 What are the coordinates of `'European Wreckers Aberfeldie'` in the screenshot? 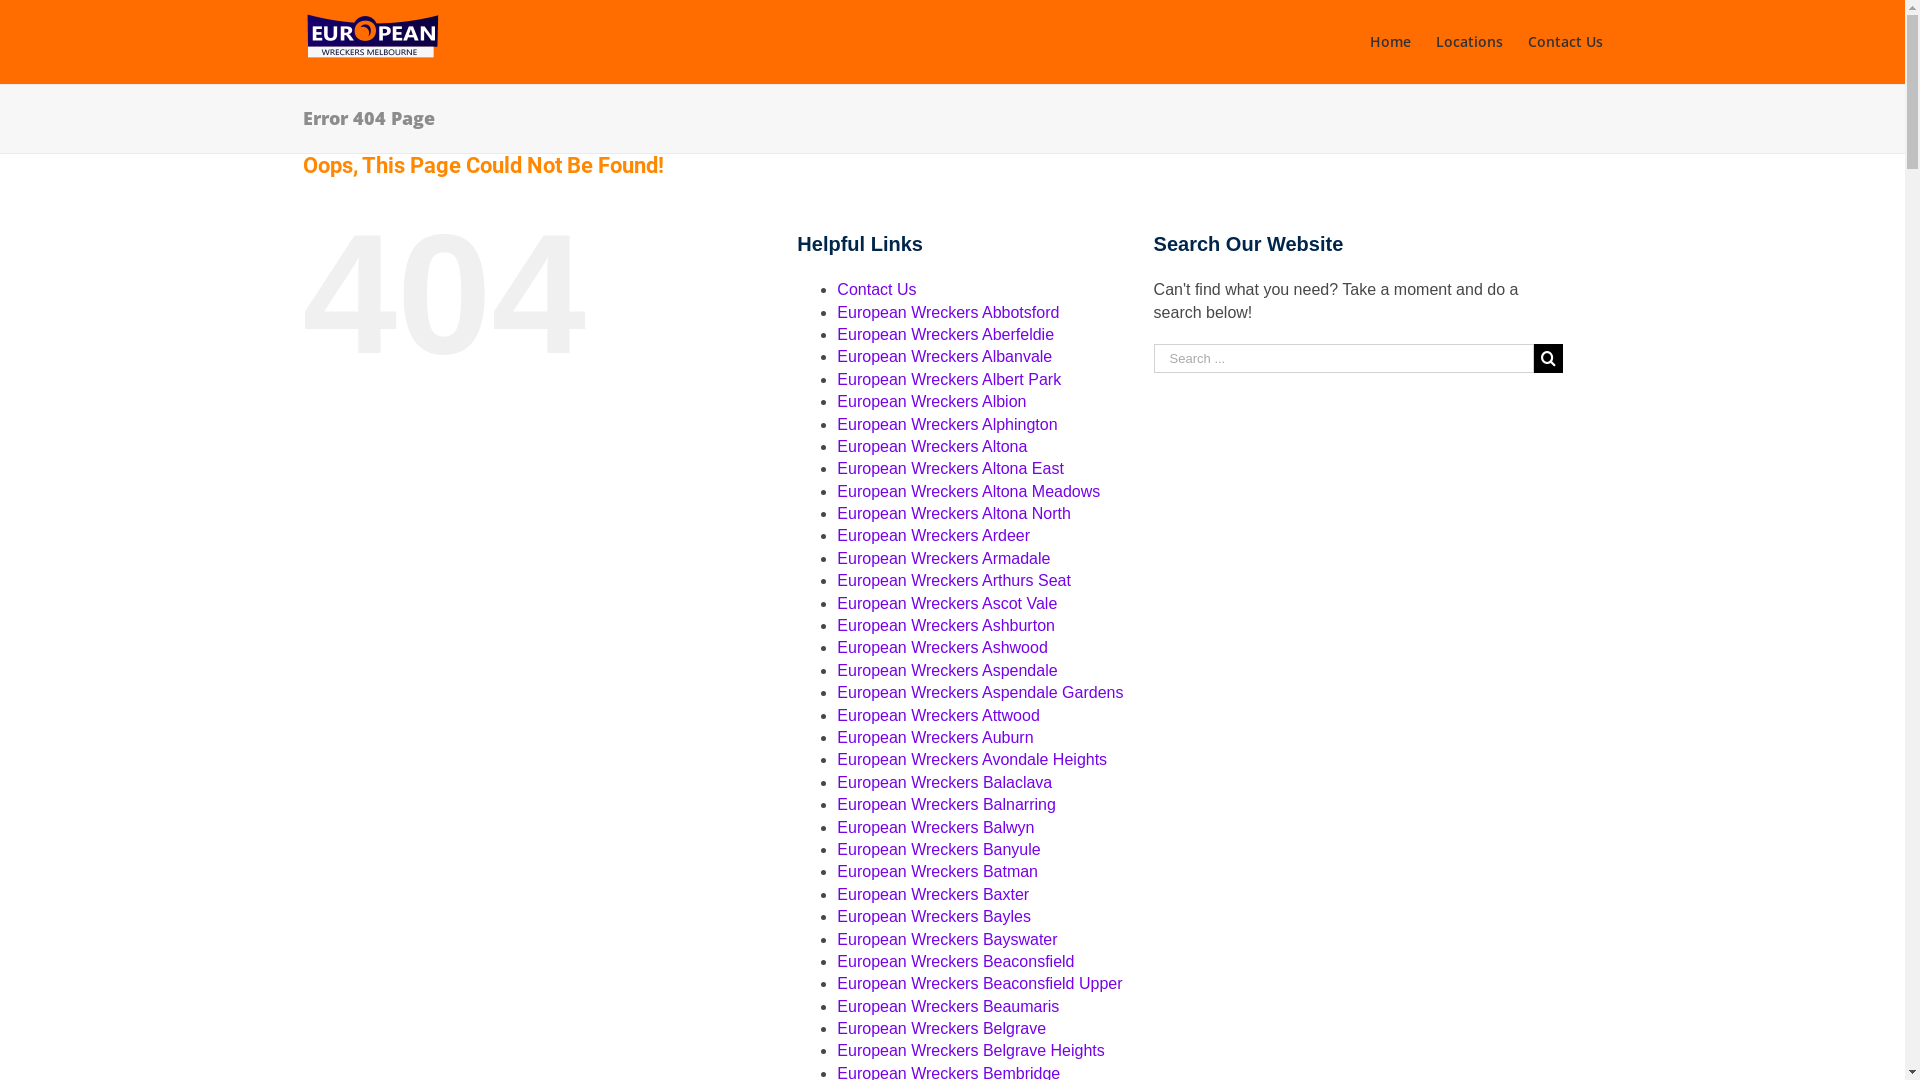 It's located at (836, 333).